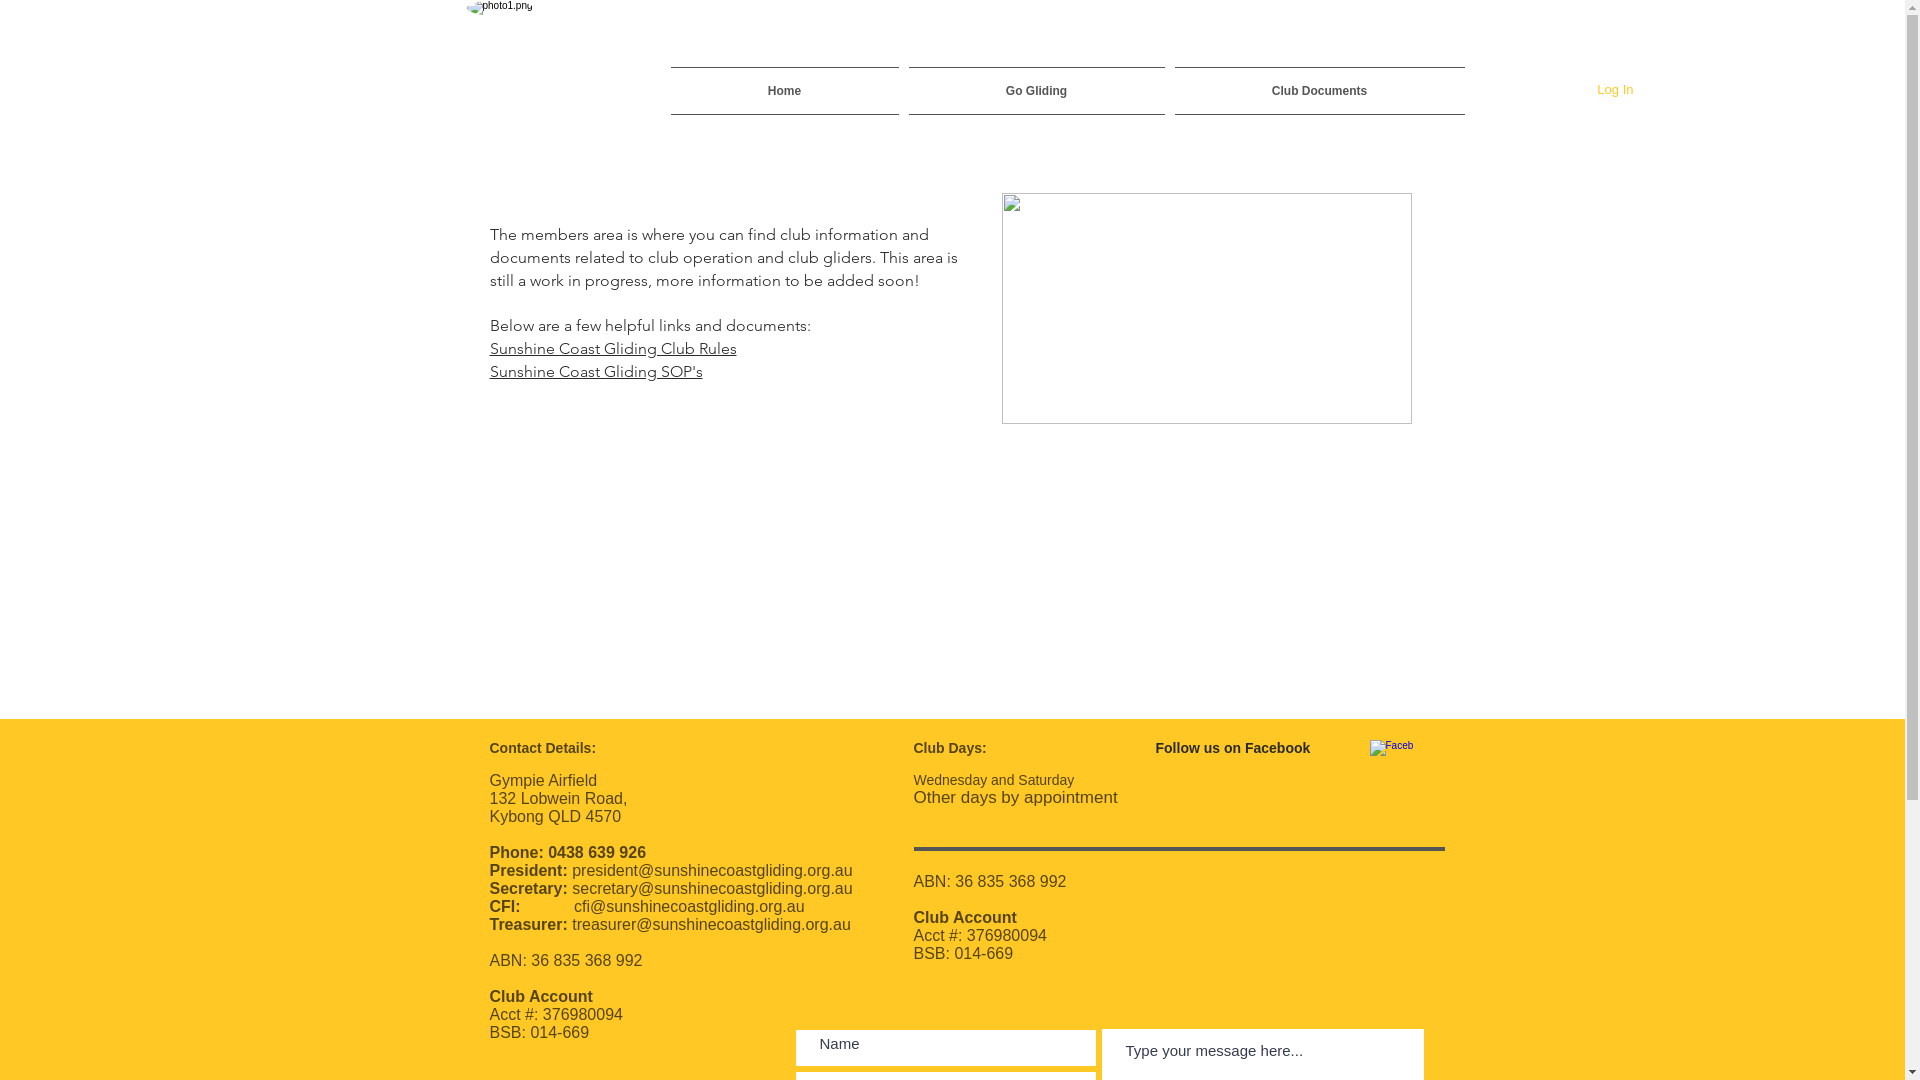  Describe the element at coordinates (1205, 308) in the screenshot. I see `'Gympie 8000ft.jpg'` at that location.